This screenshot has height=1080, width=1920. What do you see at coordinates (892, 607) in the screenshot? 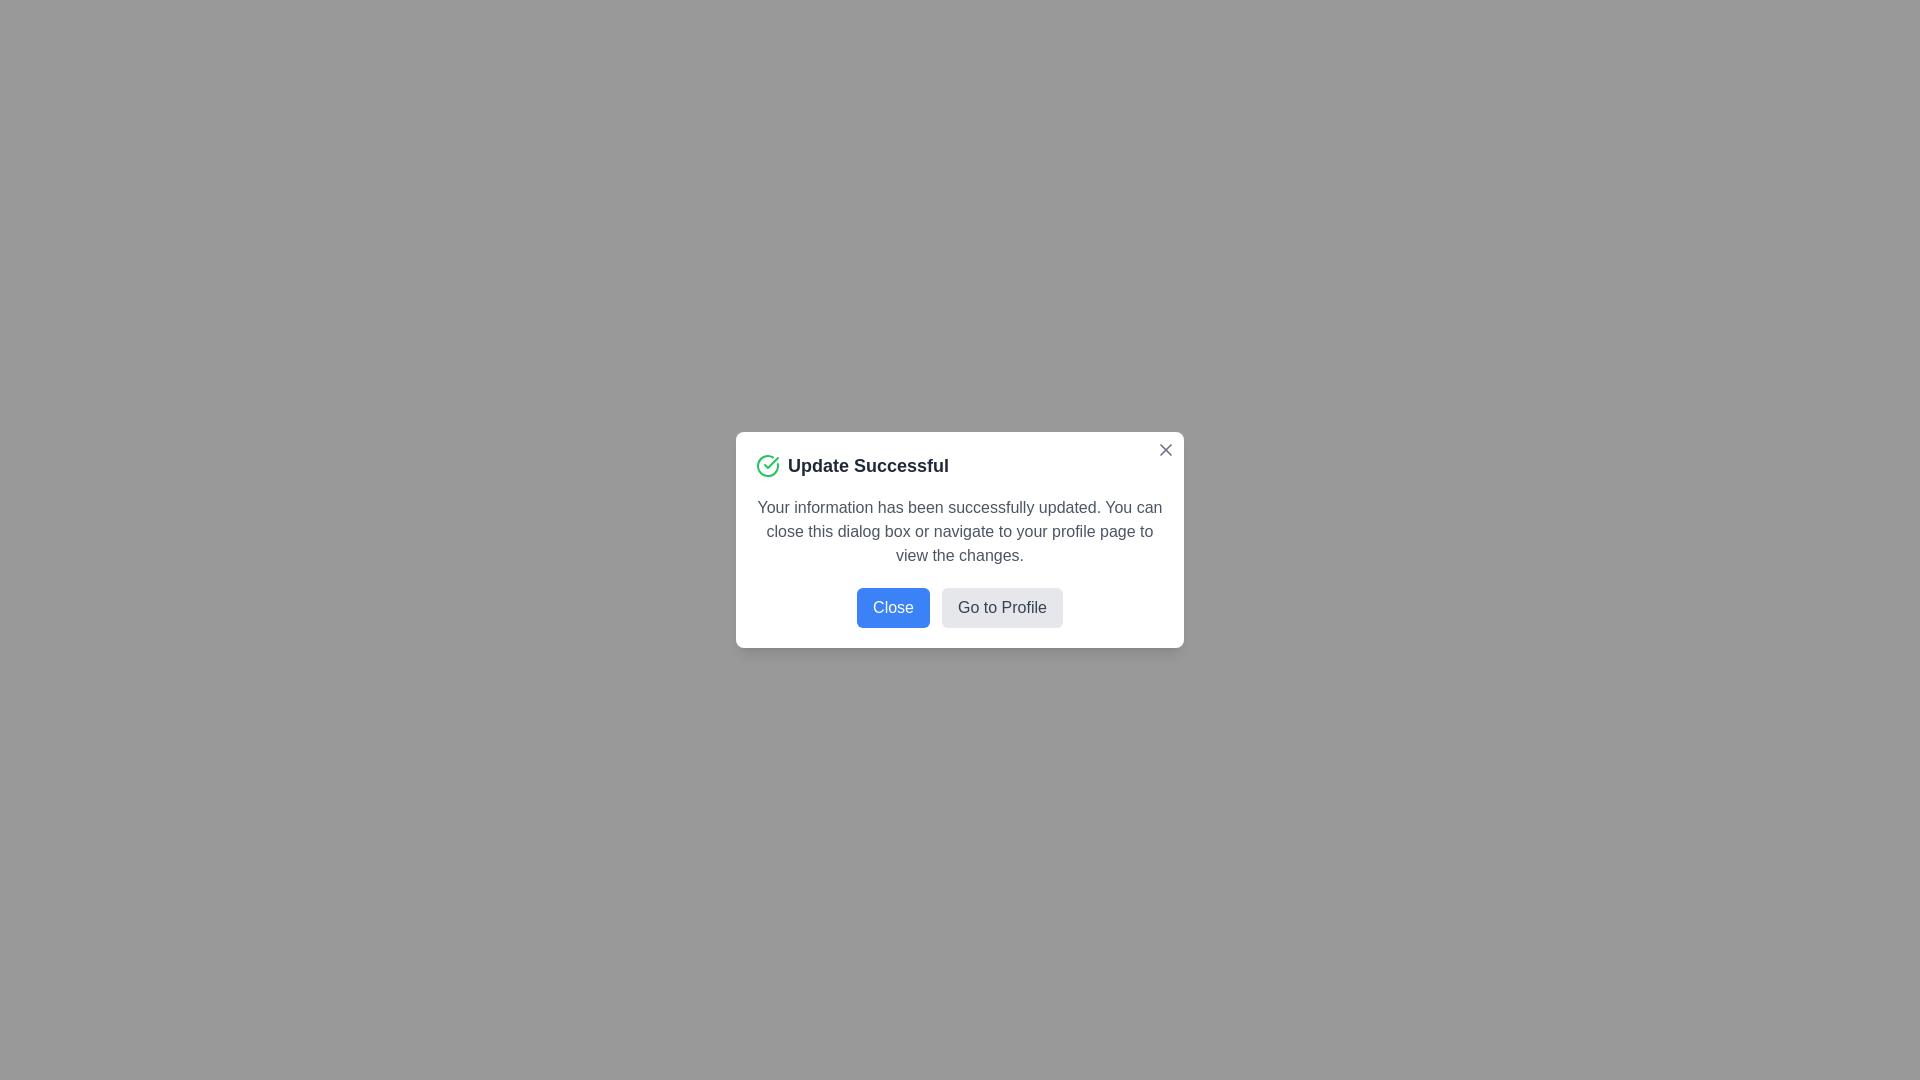
I see `the visual elements by focusing on Close button` at bounding box center [892, 607].